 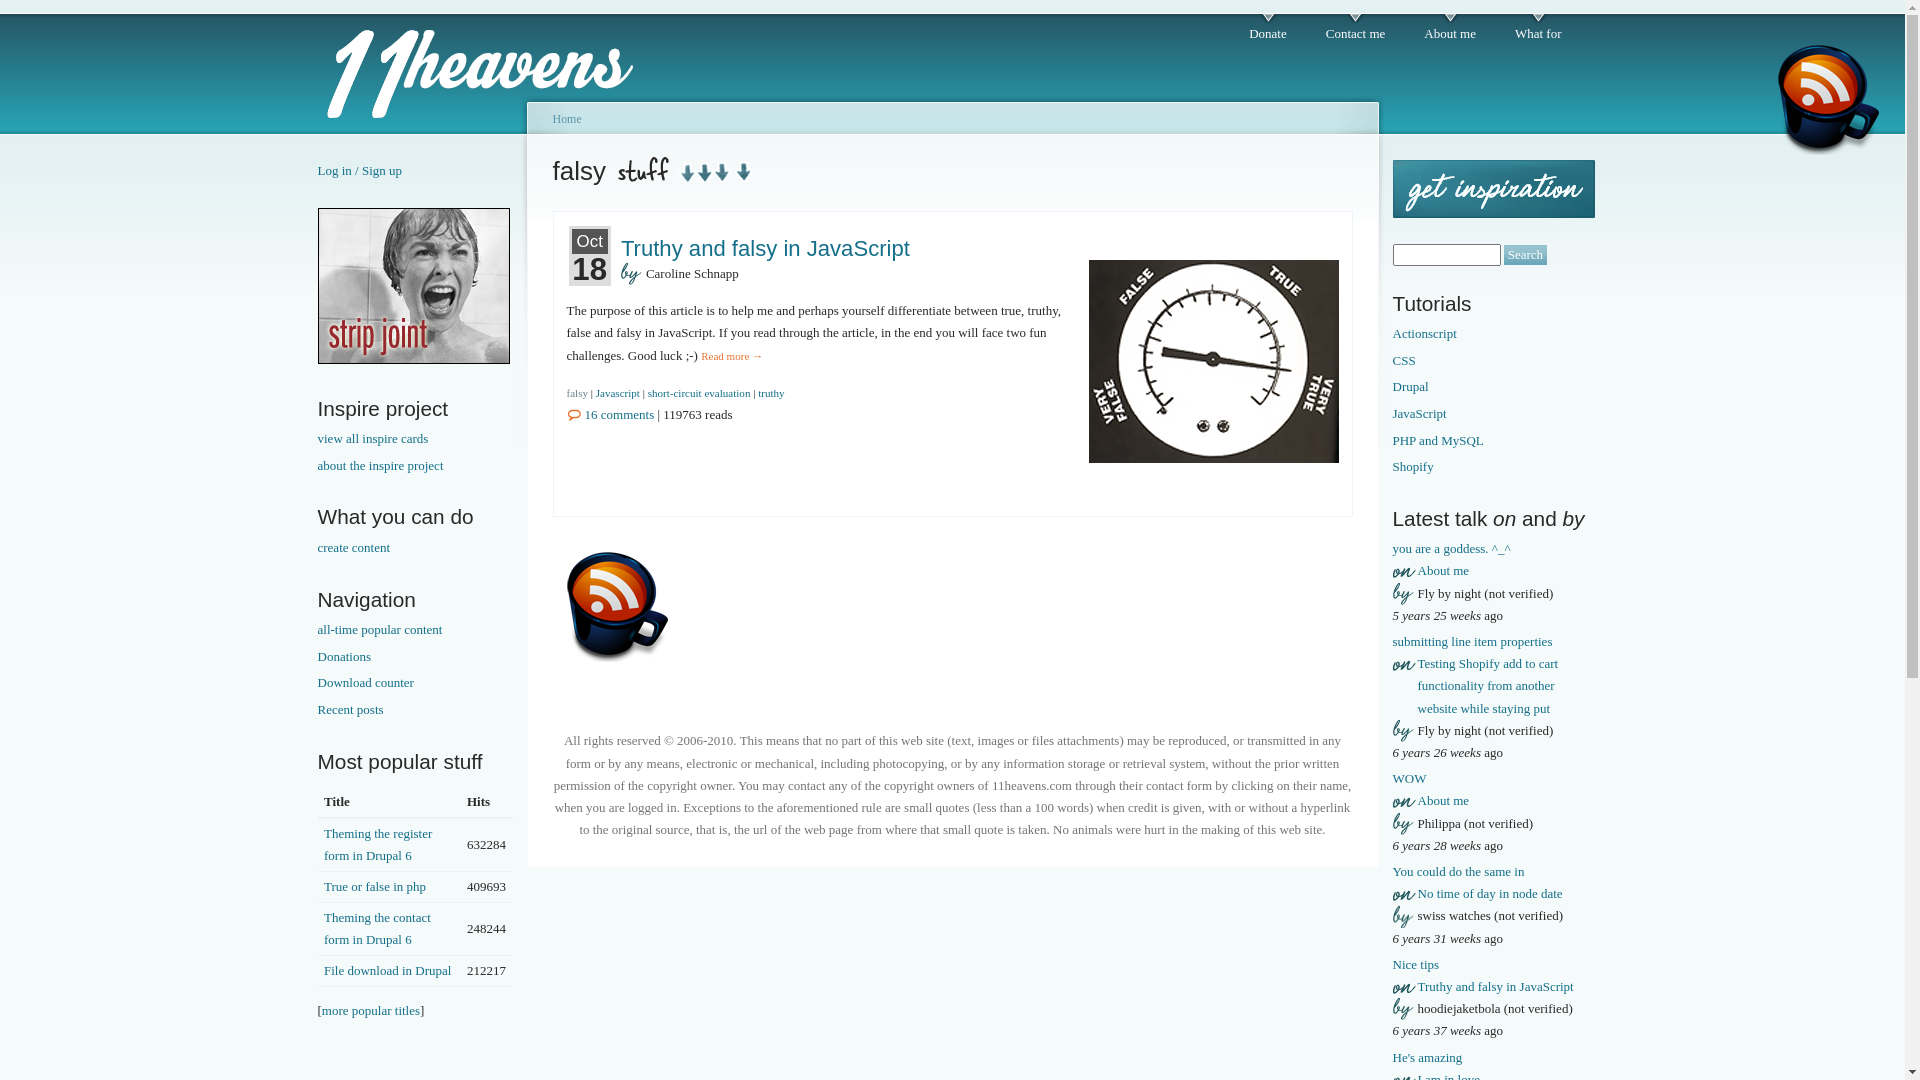 I want to click on 'Nice tips', so click(x=1414, y=963).